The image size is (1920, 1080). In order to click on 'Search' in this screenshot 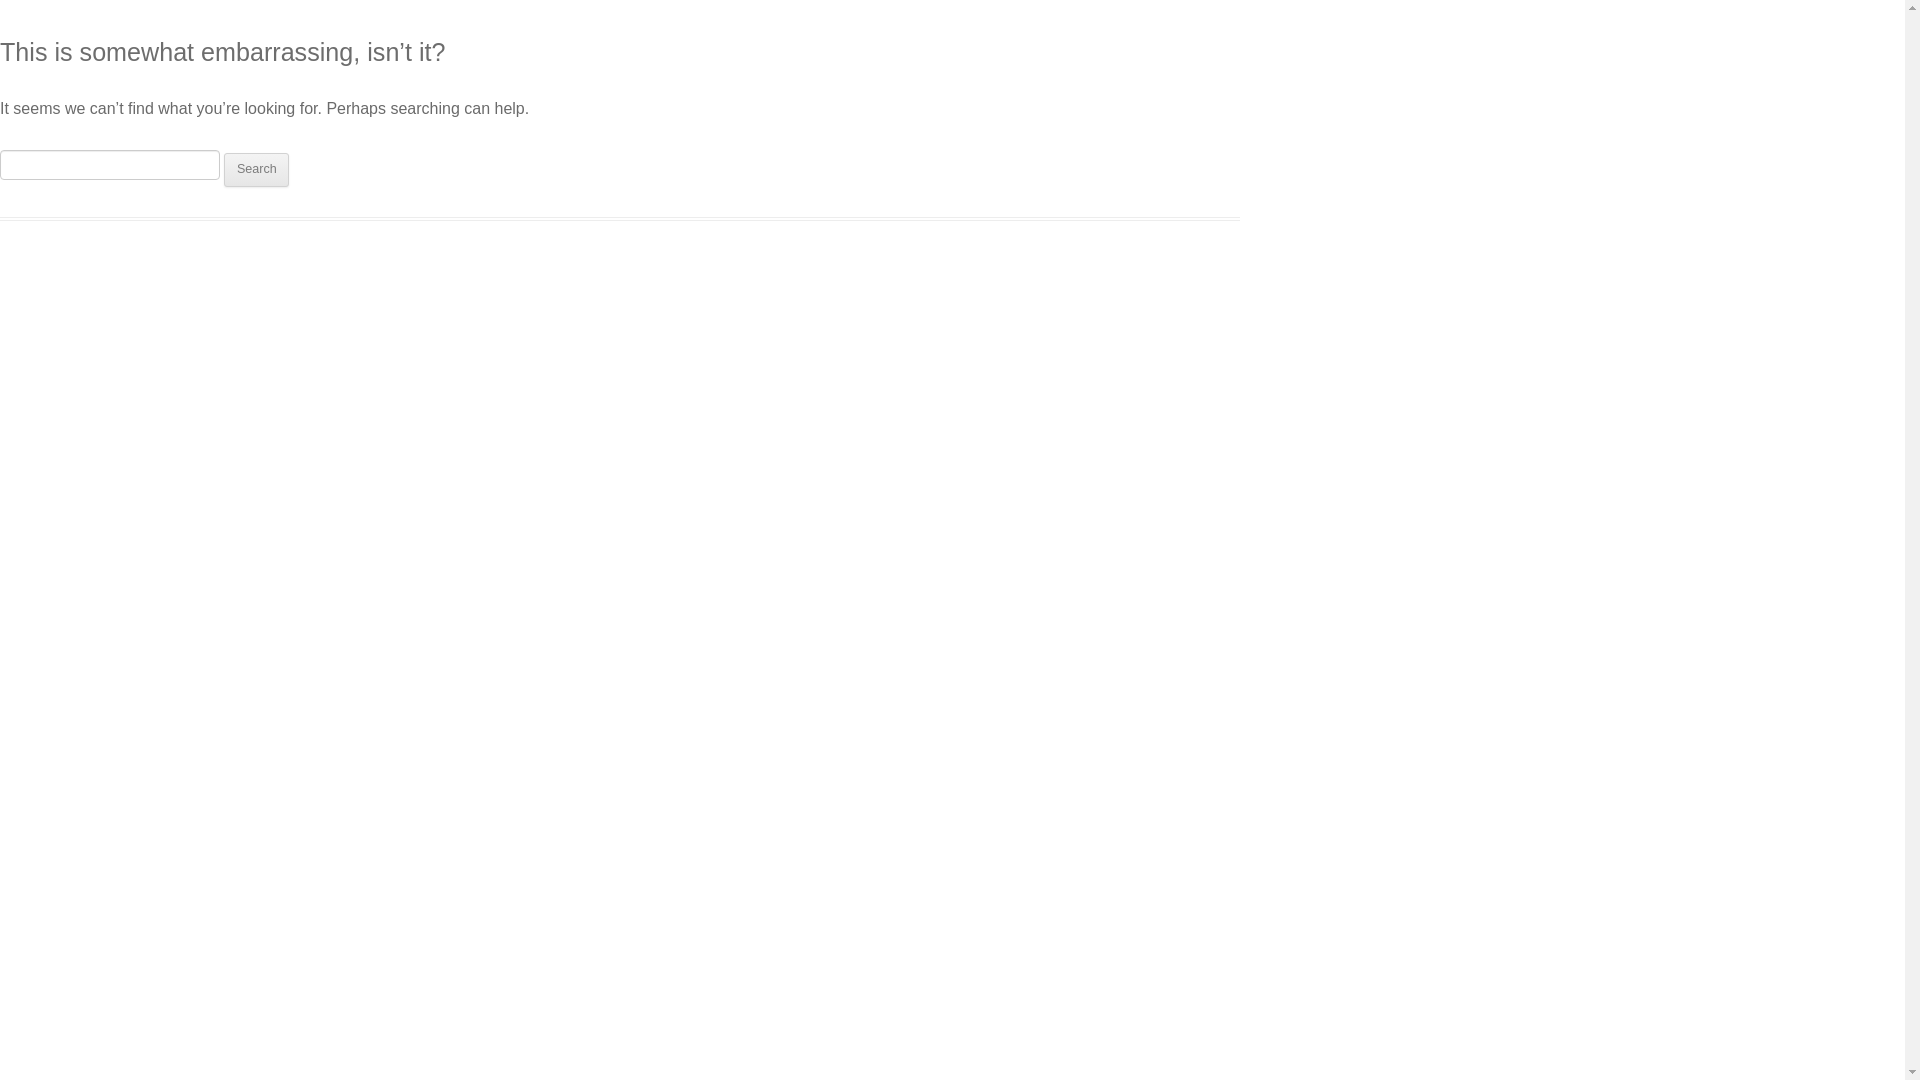, I will do `click(224, 168)`.